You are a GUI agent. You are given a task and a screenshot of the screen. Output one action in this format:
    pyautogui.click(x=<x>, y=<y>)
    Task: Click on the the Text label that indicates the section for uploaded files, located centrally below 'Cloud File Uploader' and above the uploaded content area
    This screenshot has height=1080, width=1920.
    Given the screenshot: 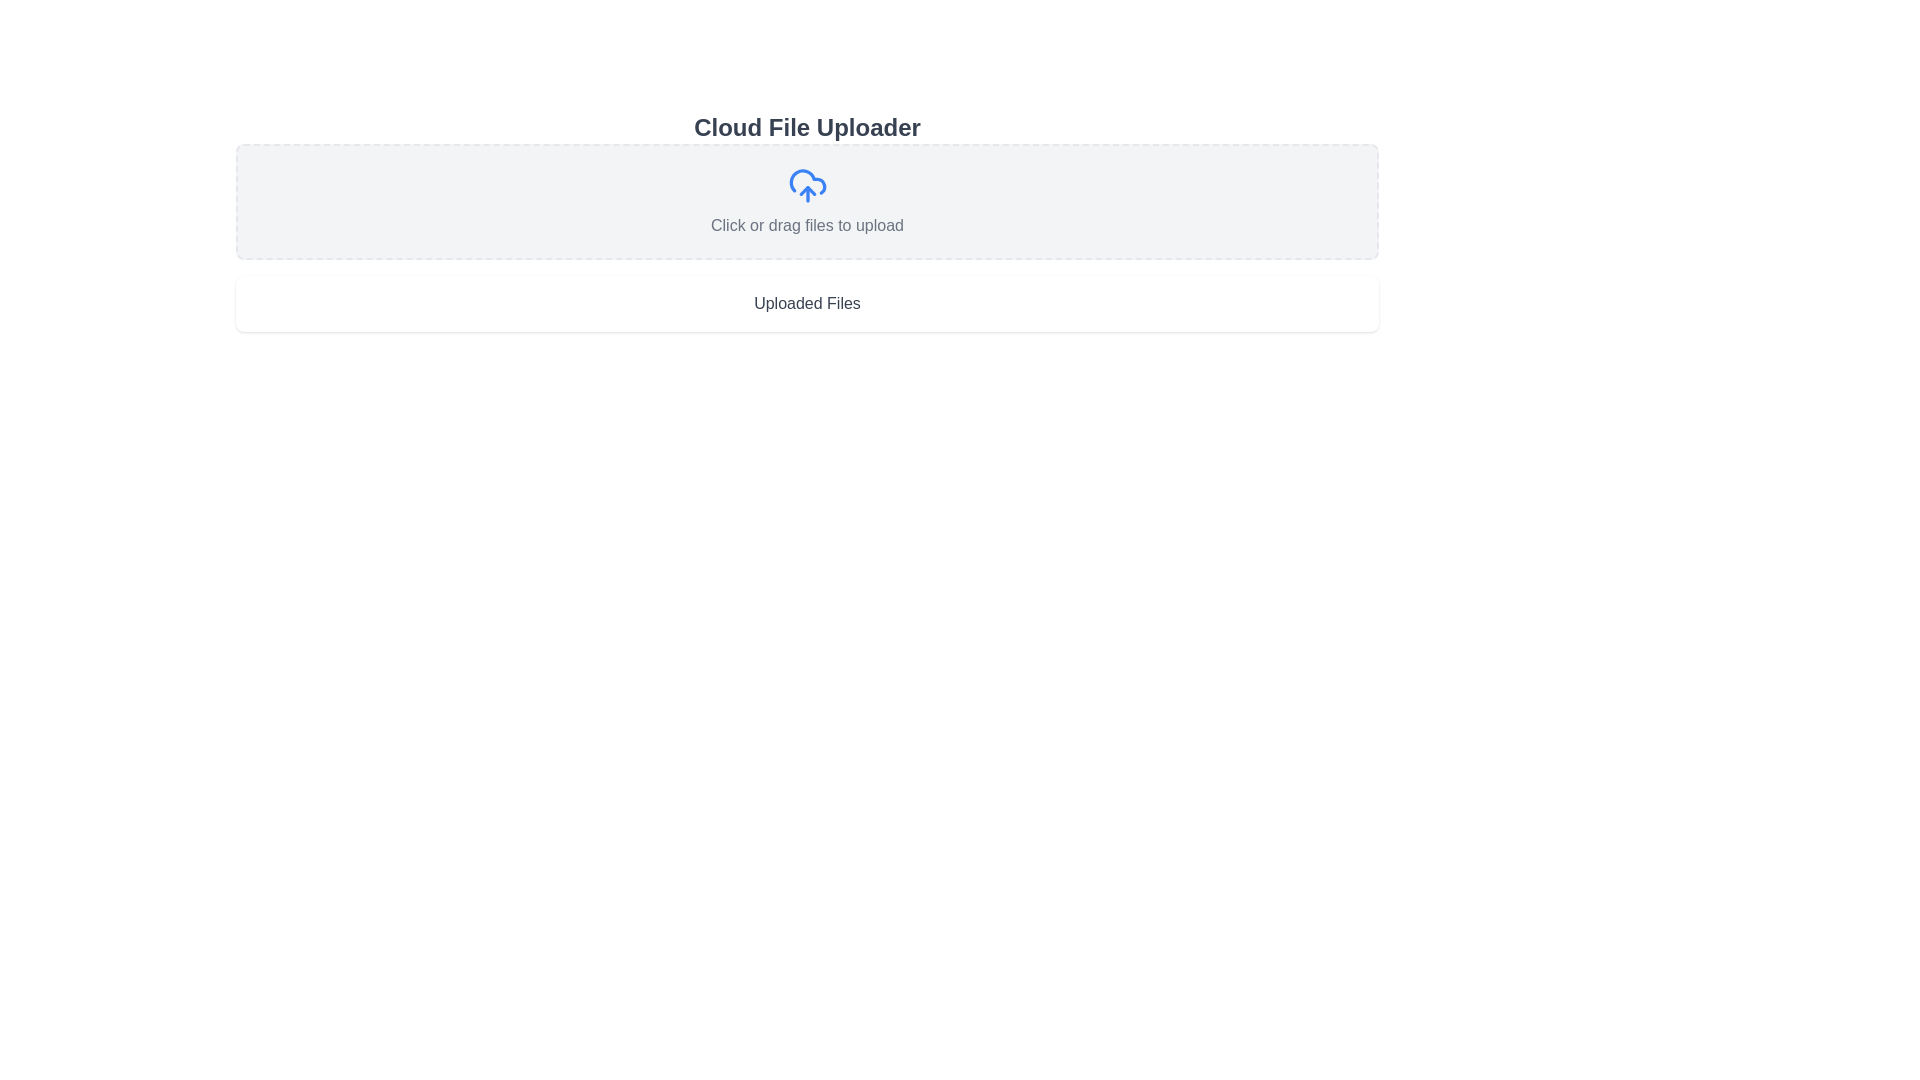 What is the action you would take?
    pyautogui.click(x=807, y=304)
    